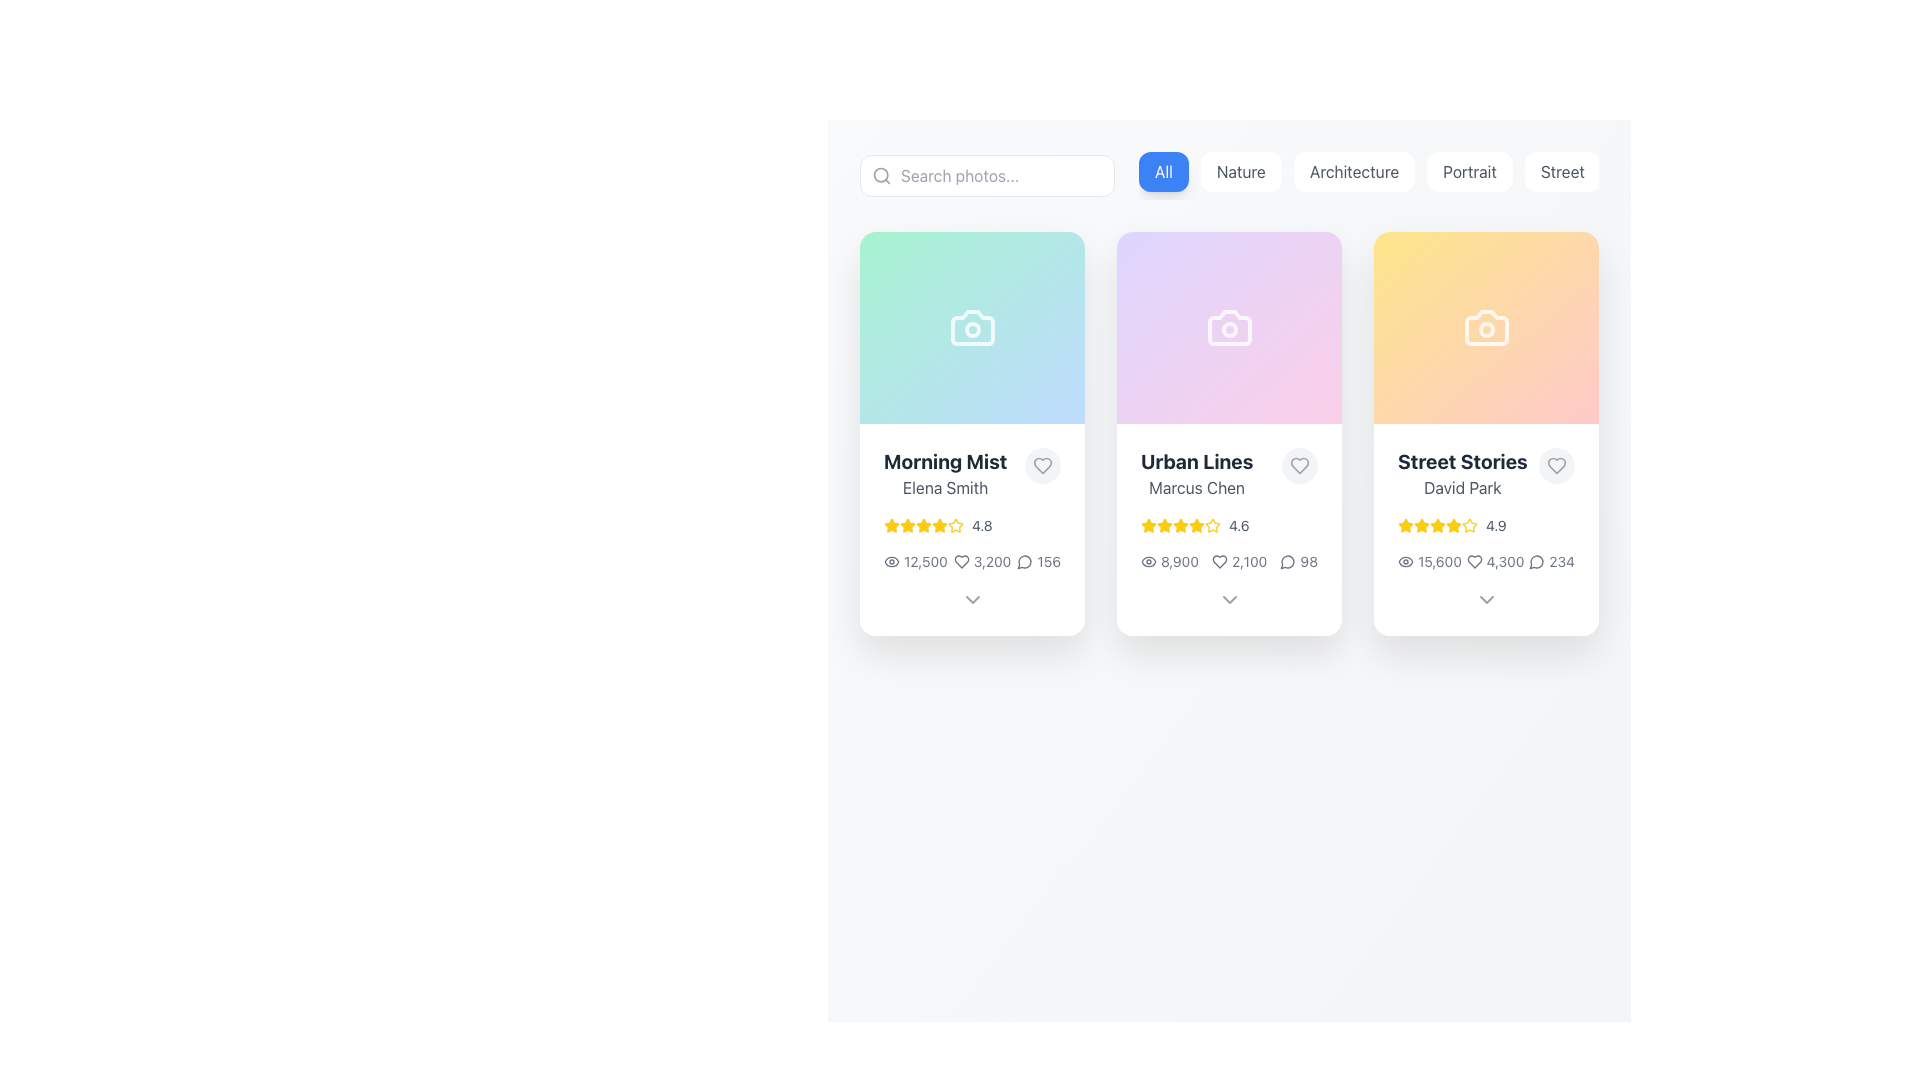  What do you see at coordinates (954, 524) in the screenshot?
I see `the fifth yellow star icon with rounded edges and a hollow interior, located next to the textual rating value in the rating display of the Morning Mist card` at bounding box center [954, 524].